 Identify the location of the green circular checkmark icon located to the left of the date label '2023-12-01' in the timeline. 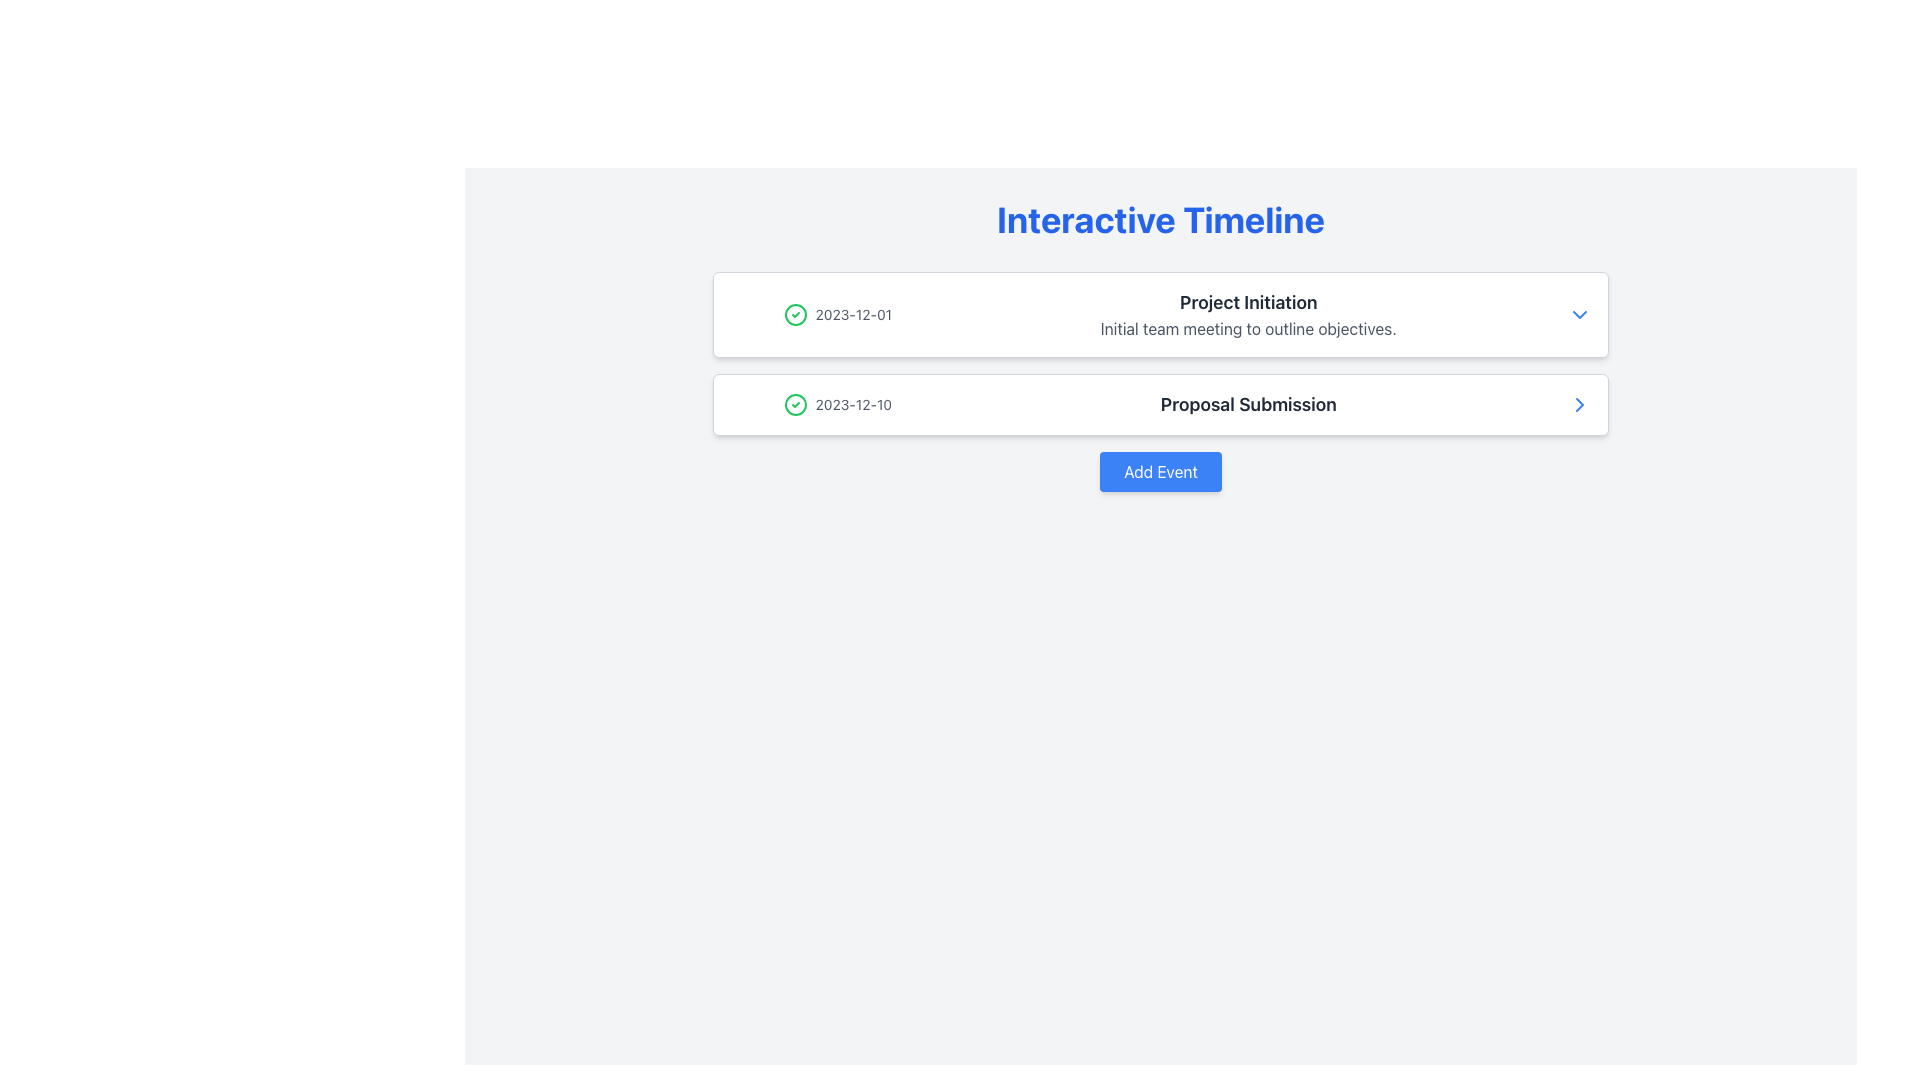
(794, 315).